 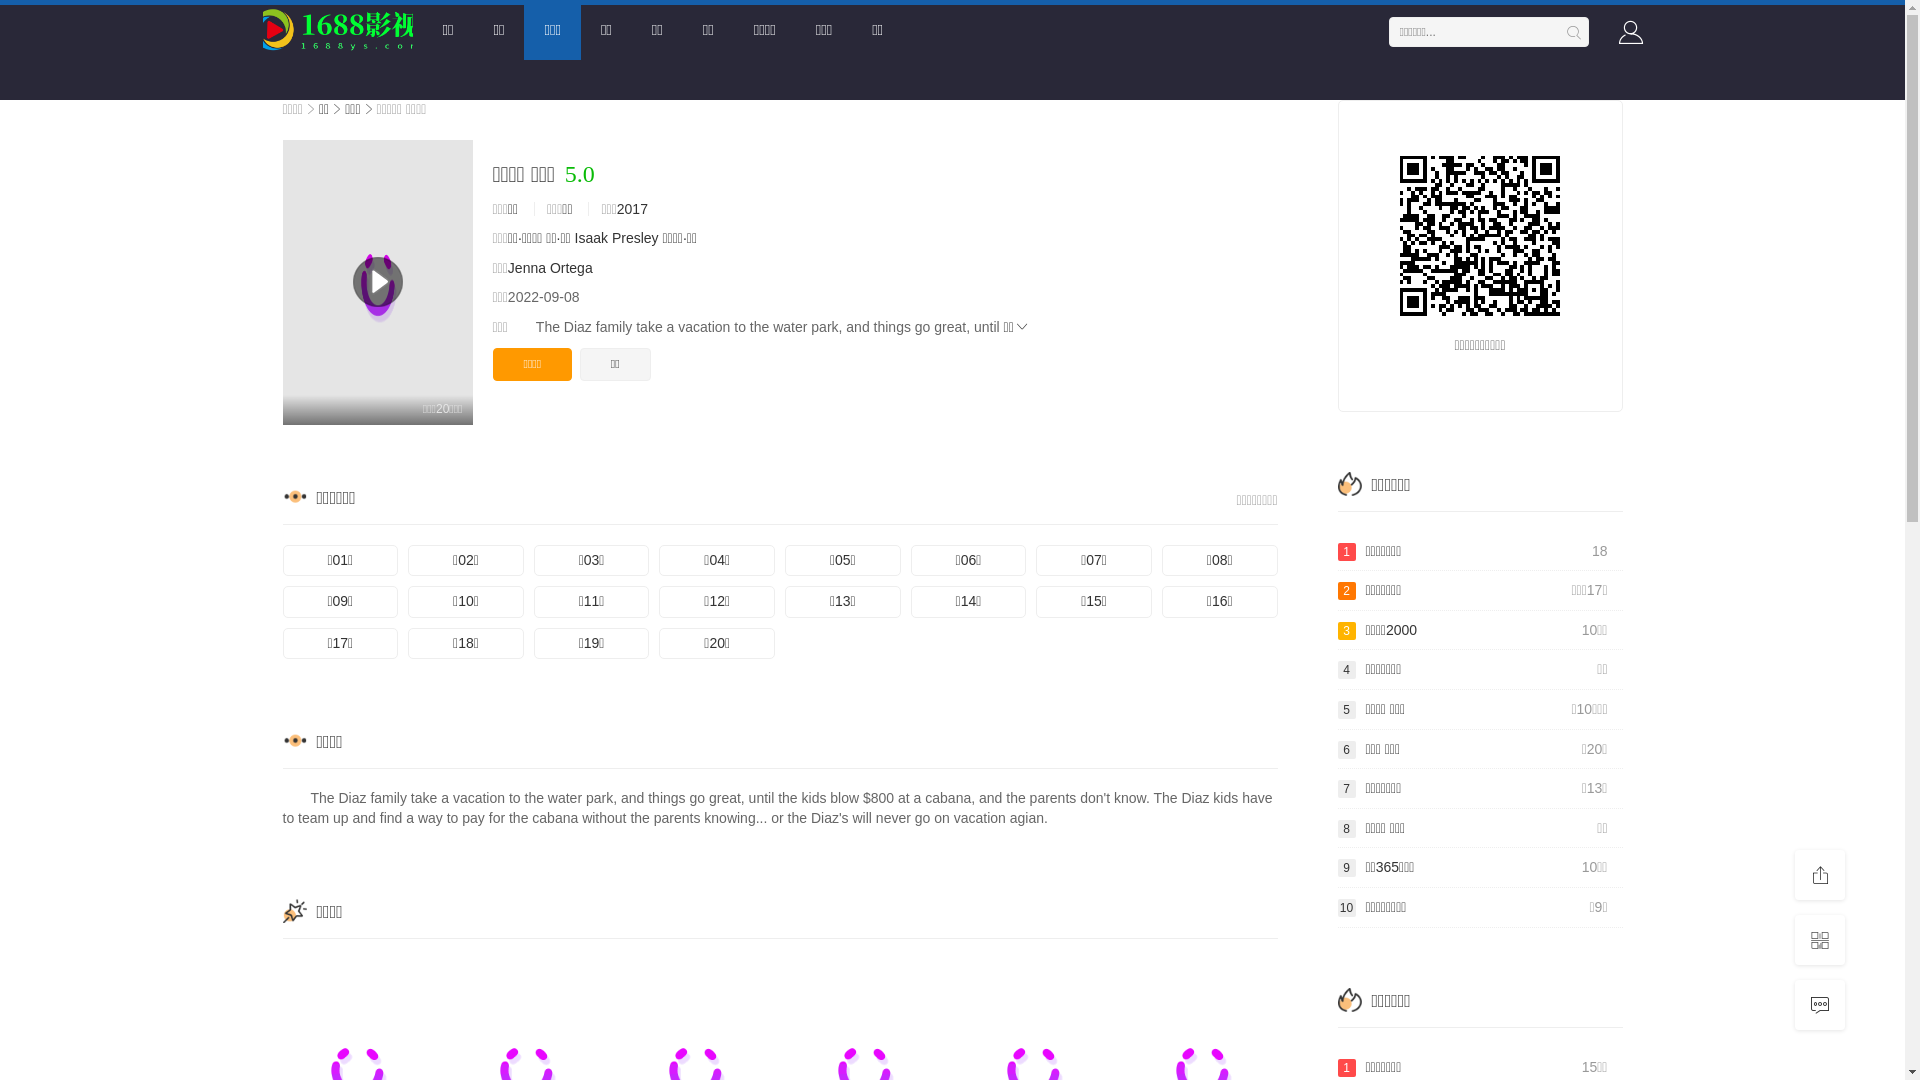 I want to click on 'Presley', so click(x=634, y=237).